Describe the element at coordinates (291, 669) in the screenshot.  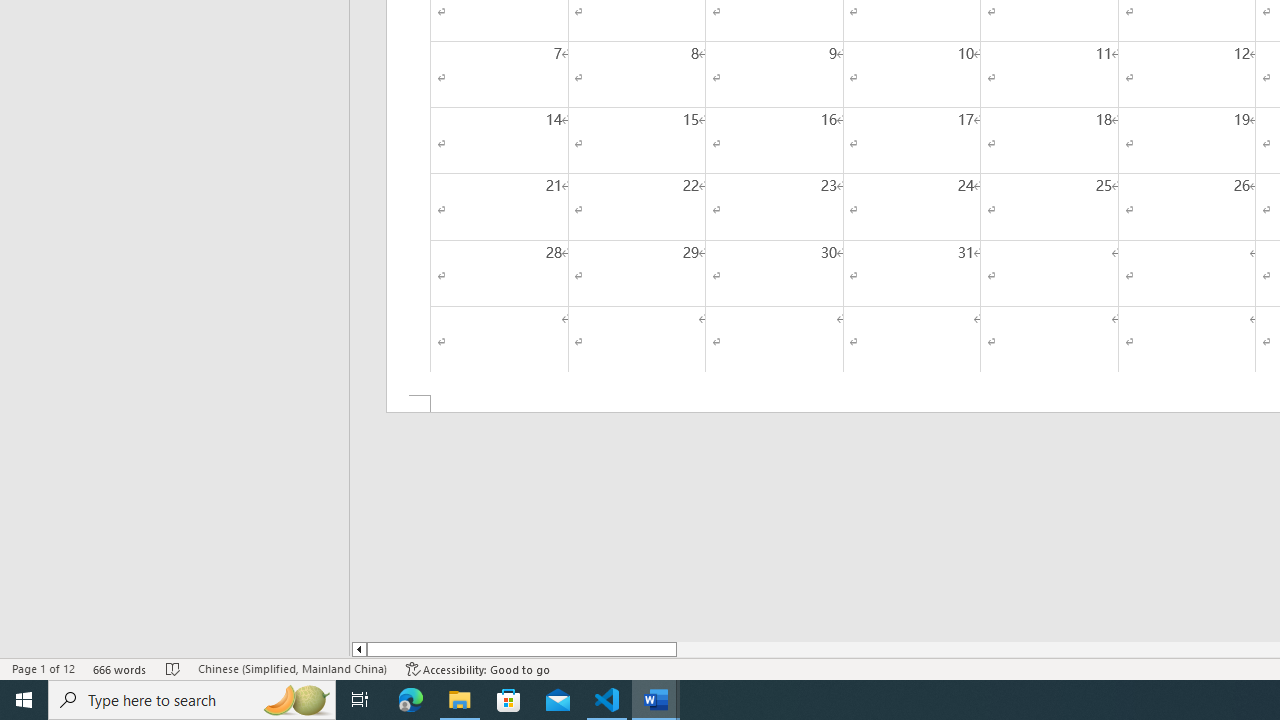
I see `'Language Chinese (Simplified, Mainland China)'` at that location.